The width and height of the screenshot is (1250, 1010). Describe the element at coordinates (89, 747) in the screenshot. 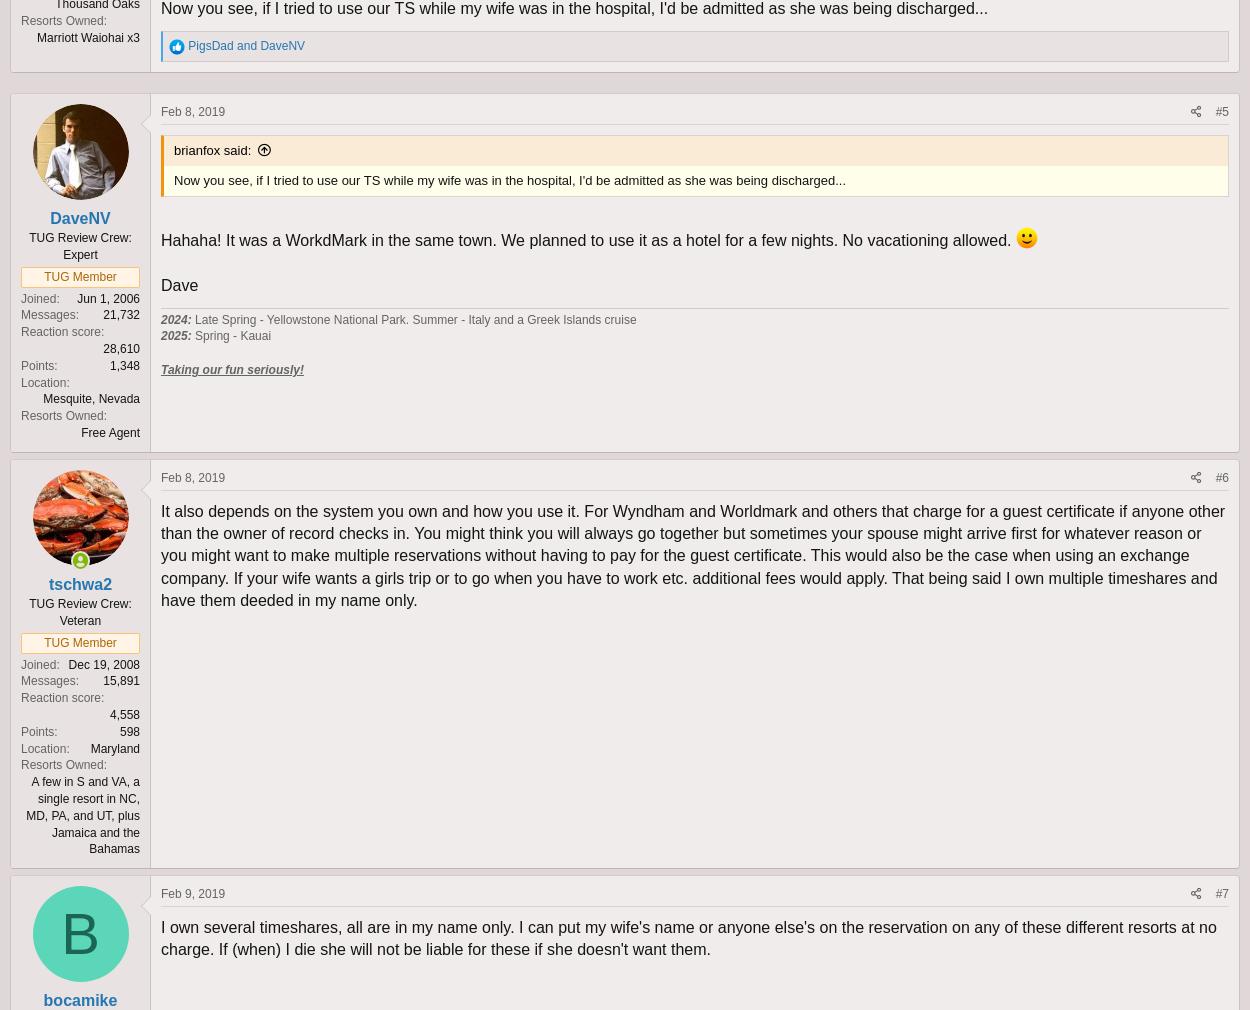

I see `'Maryland'` at that location.